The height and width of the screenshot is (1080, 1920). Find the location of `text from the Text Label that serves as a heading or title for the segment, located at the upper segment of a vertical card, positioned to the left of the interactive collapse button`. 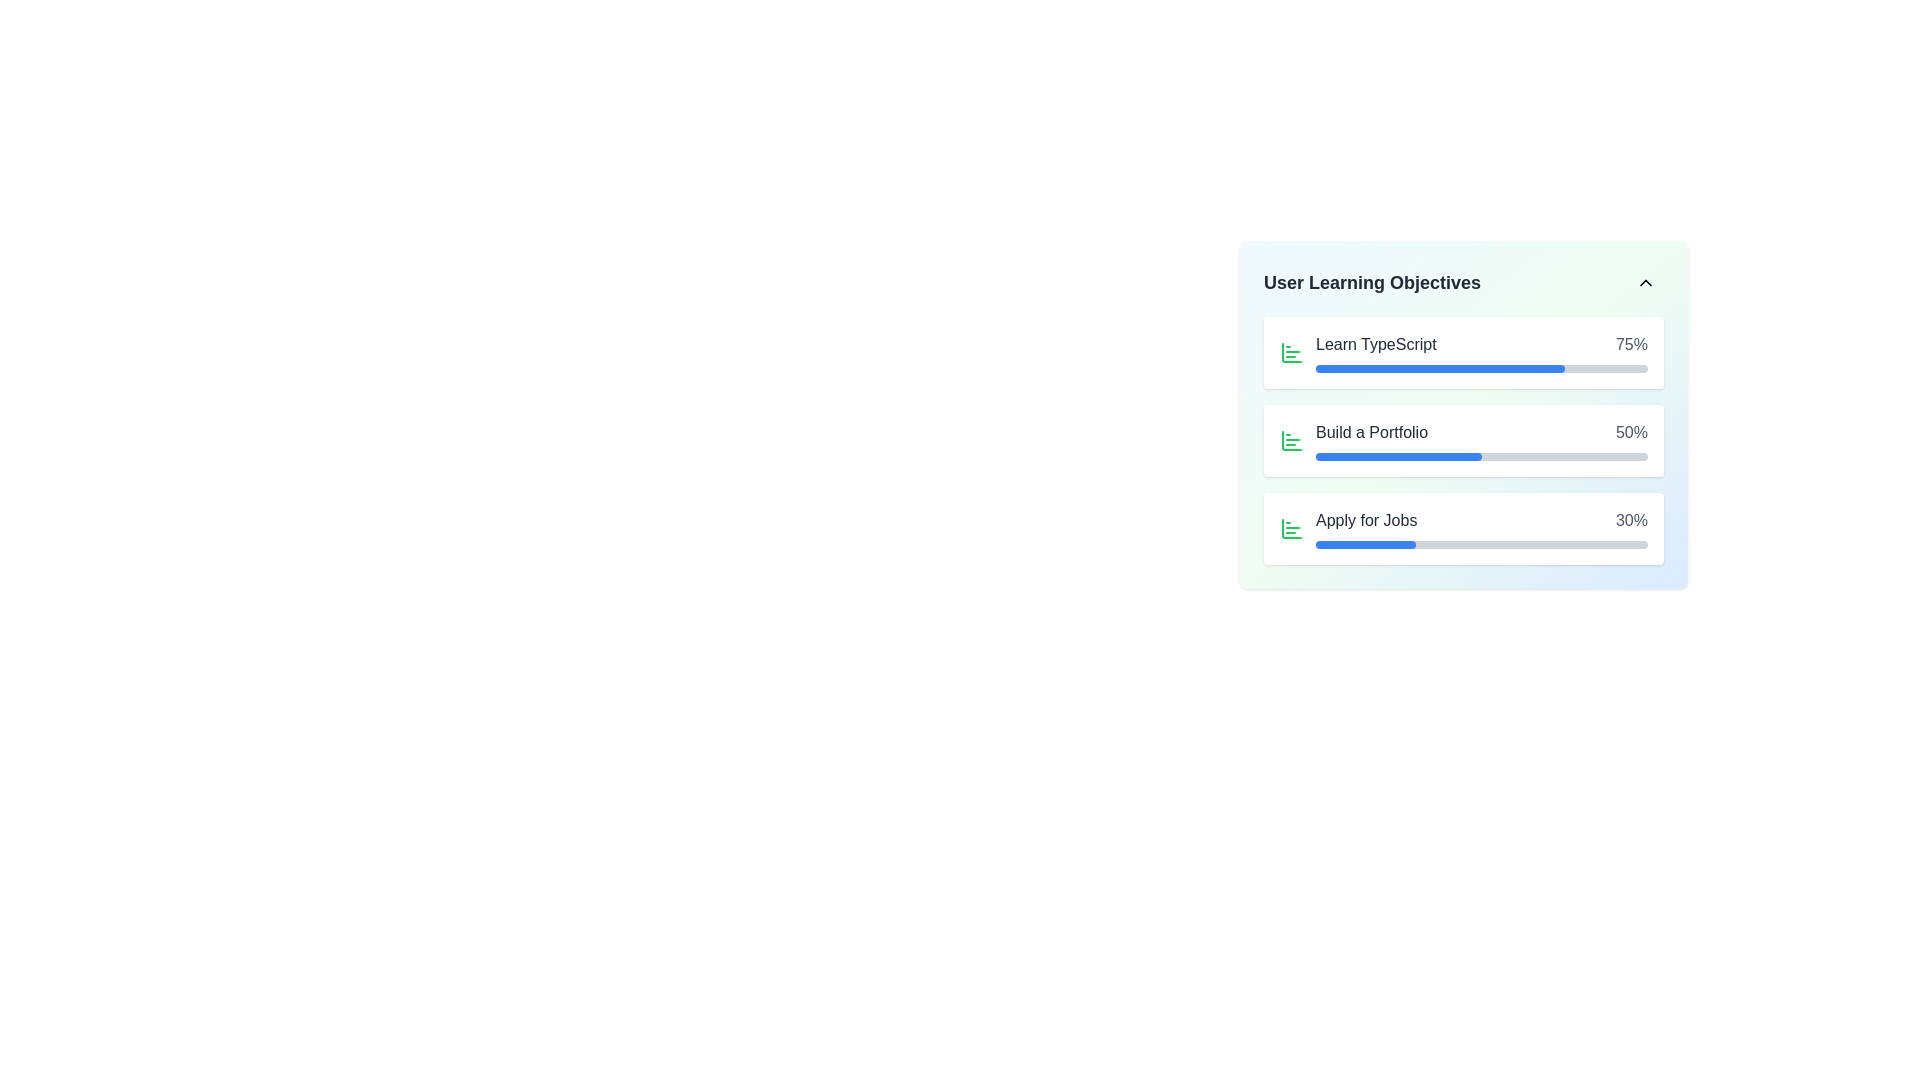

text from the Text Label that serves as a heading or title for the segment, located at the upper segment of a vertical card, positioned to the left of the interactive collapse button is located at coordinates (1371, 282).